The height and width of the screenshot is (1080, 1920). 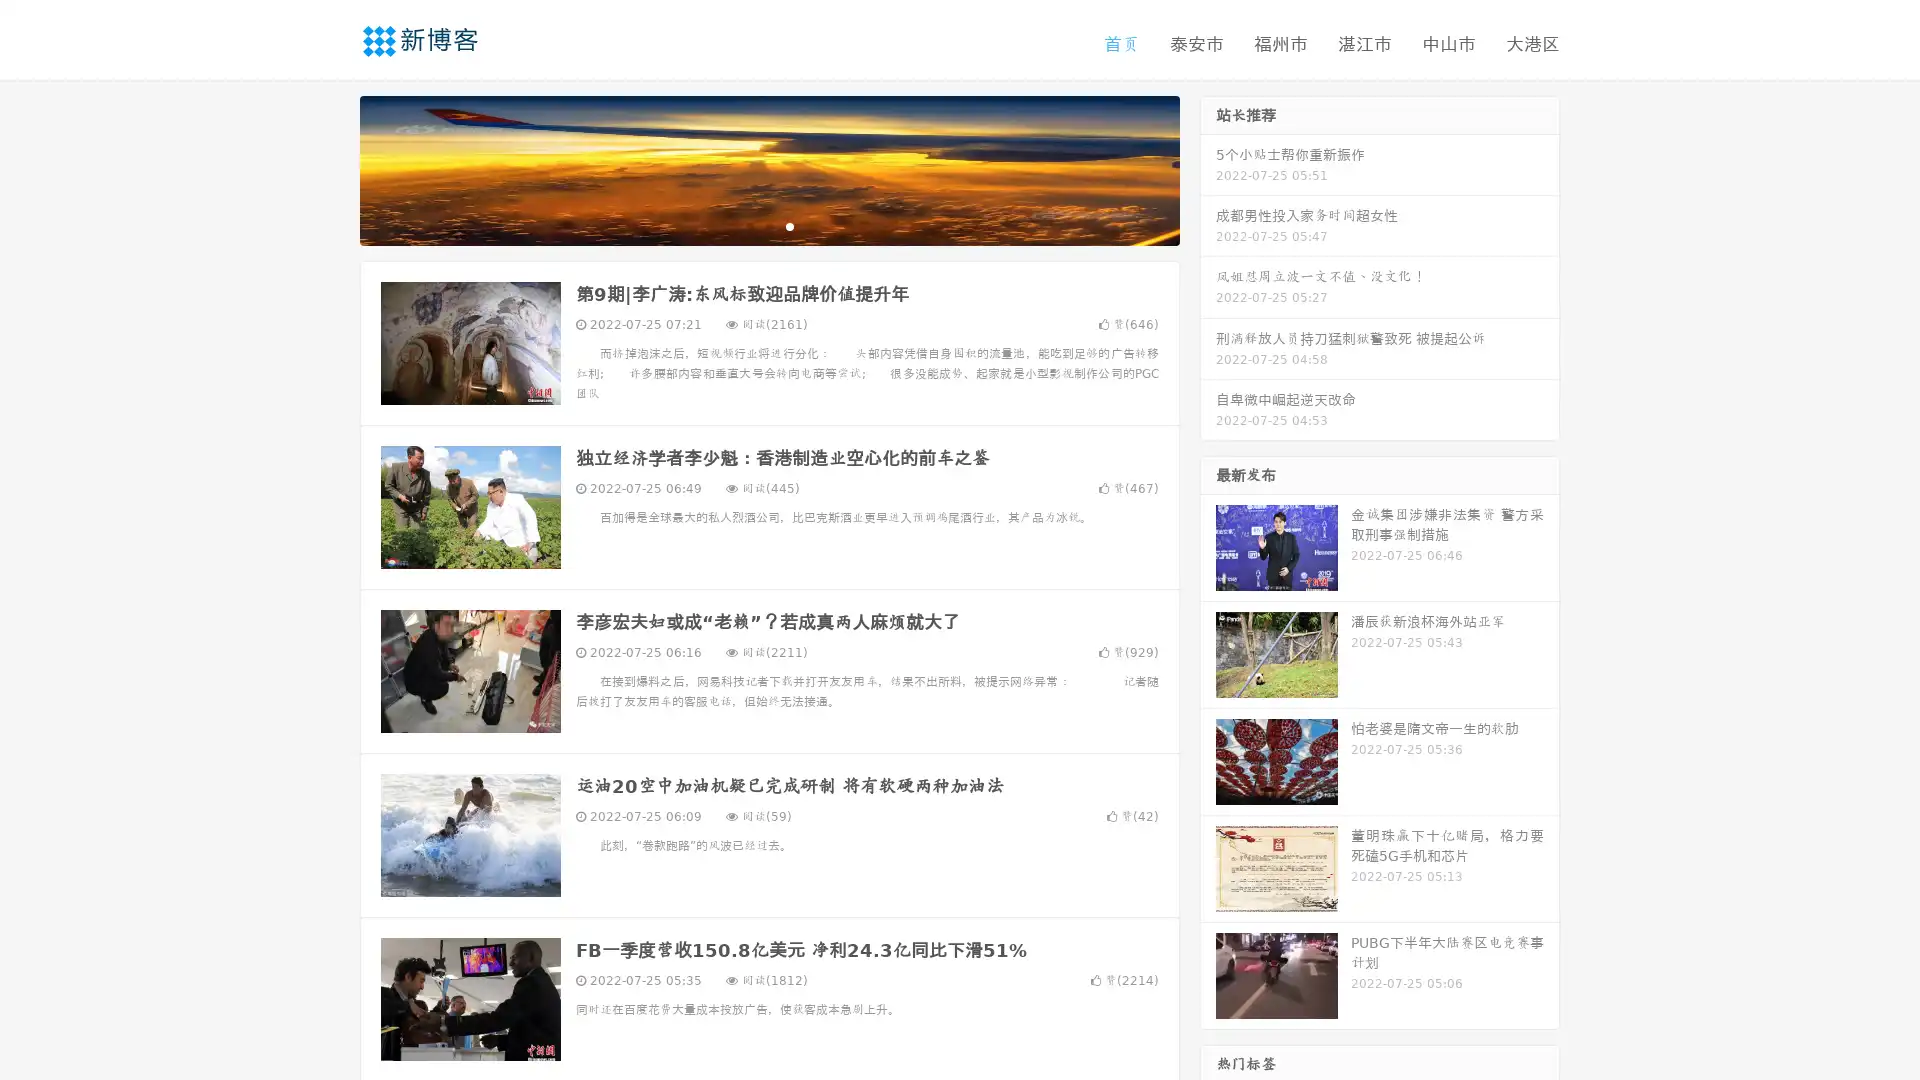 I want to click on Go to slide 3, so click(x=789, y=225).